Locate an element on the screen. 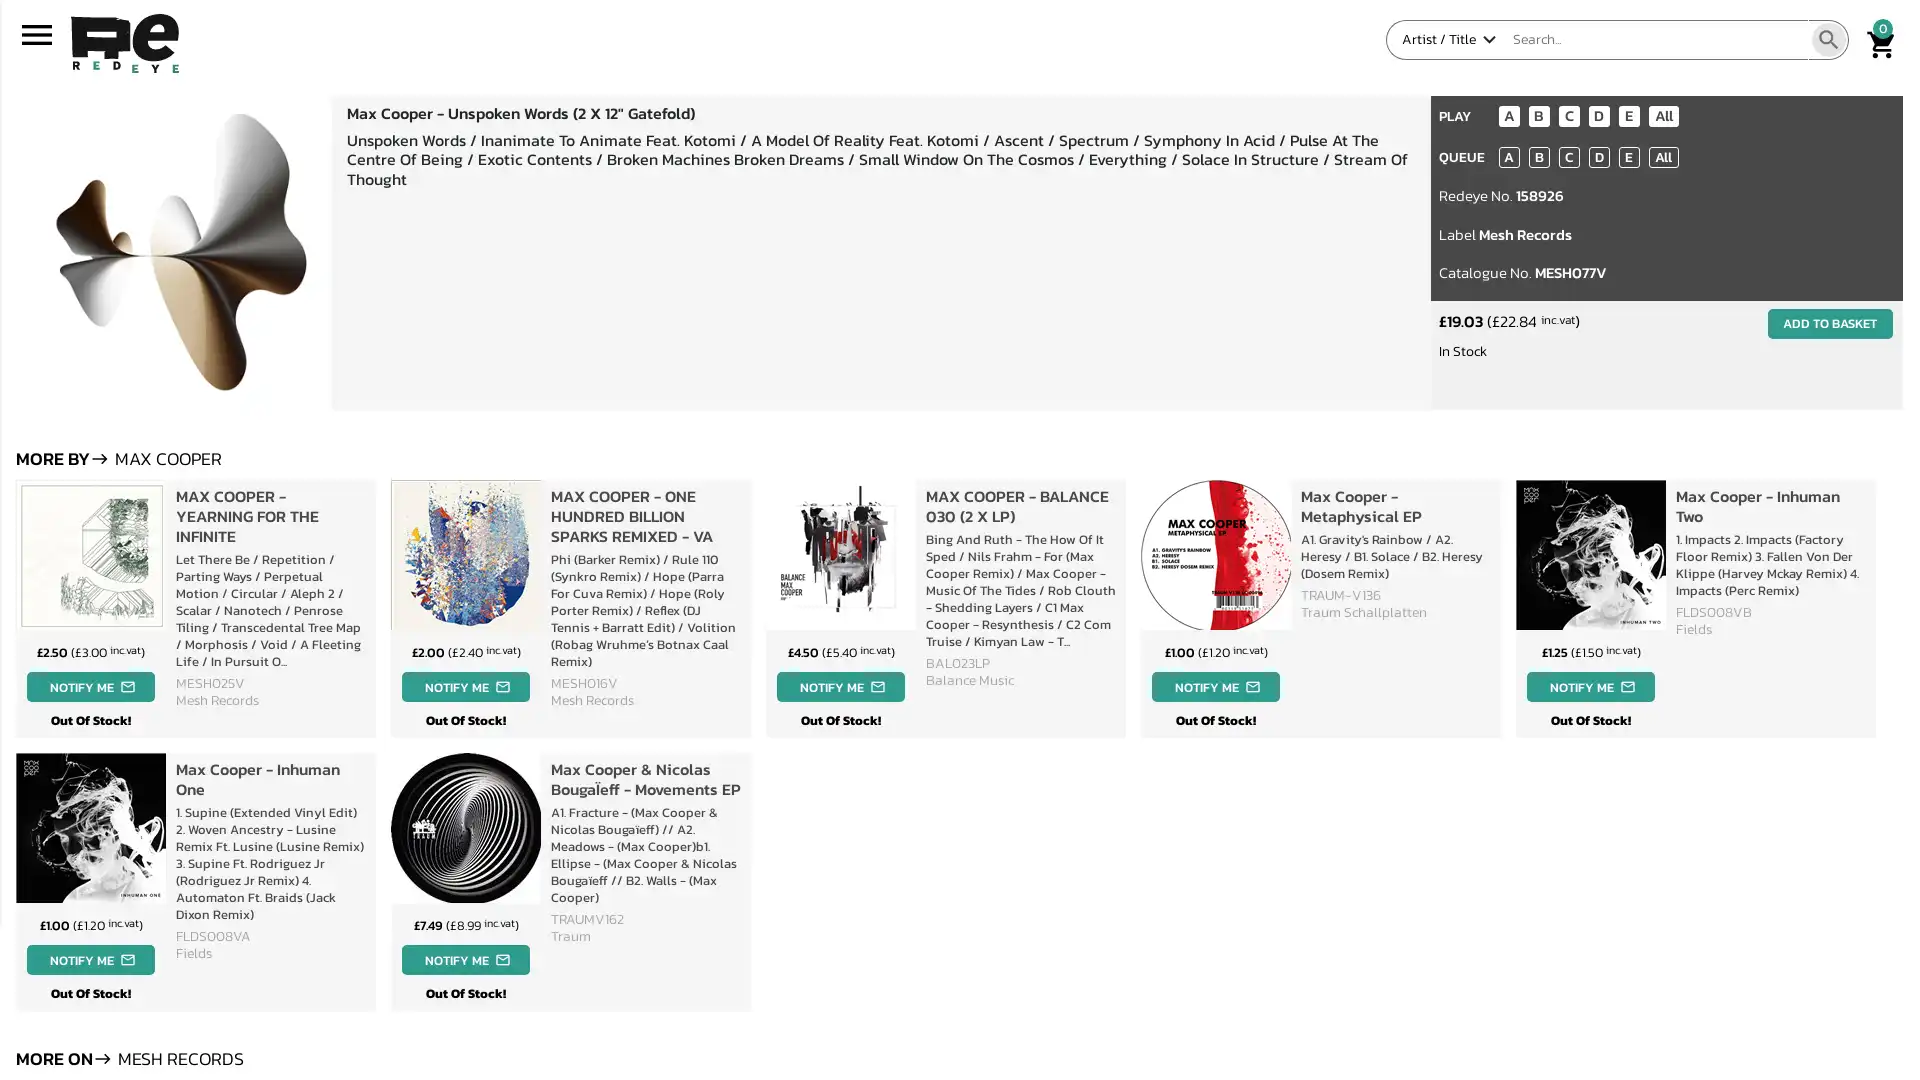 This screenshot has height=1080, width=1920. NOTIFY ME mail_outline is located at coordinates (464, 685).